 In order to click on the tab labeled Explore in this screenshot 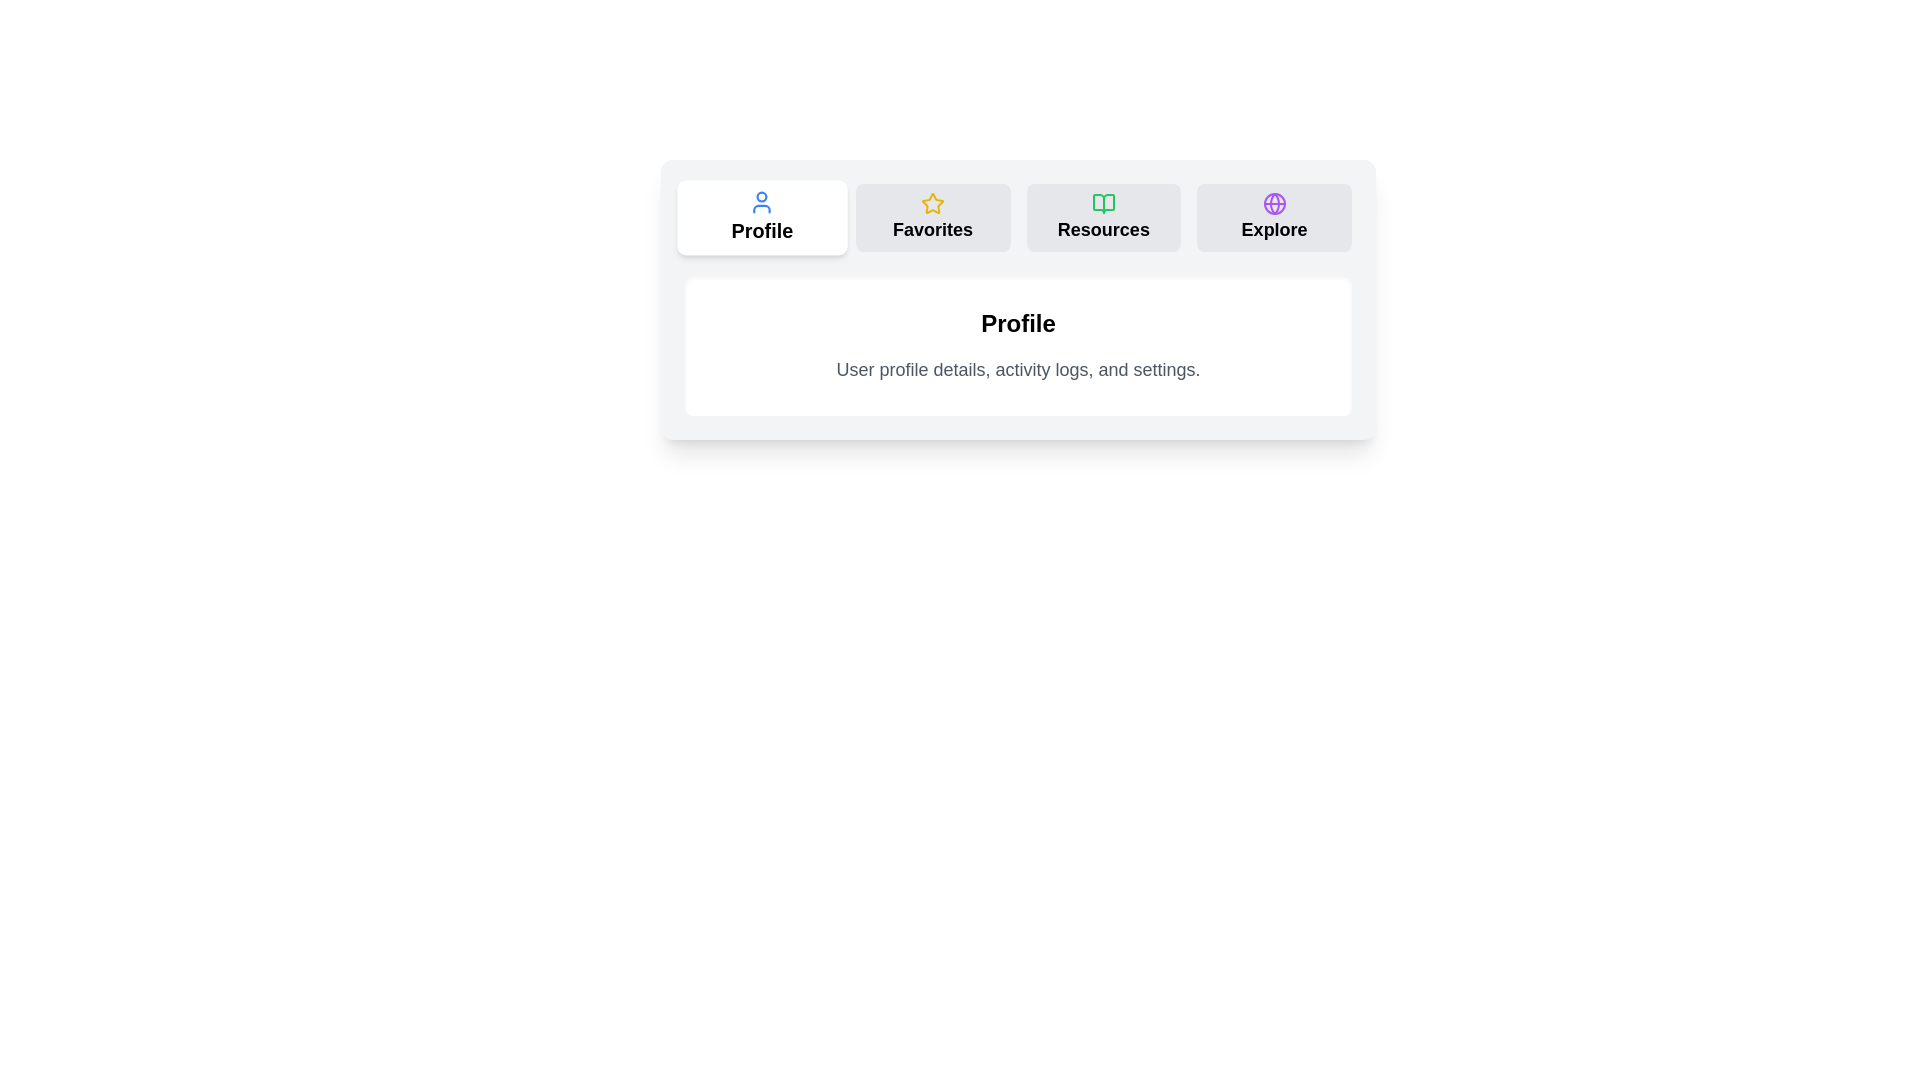, I will do `click(1273, 218)`.